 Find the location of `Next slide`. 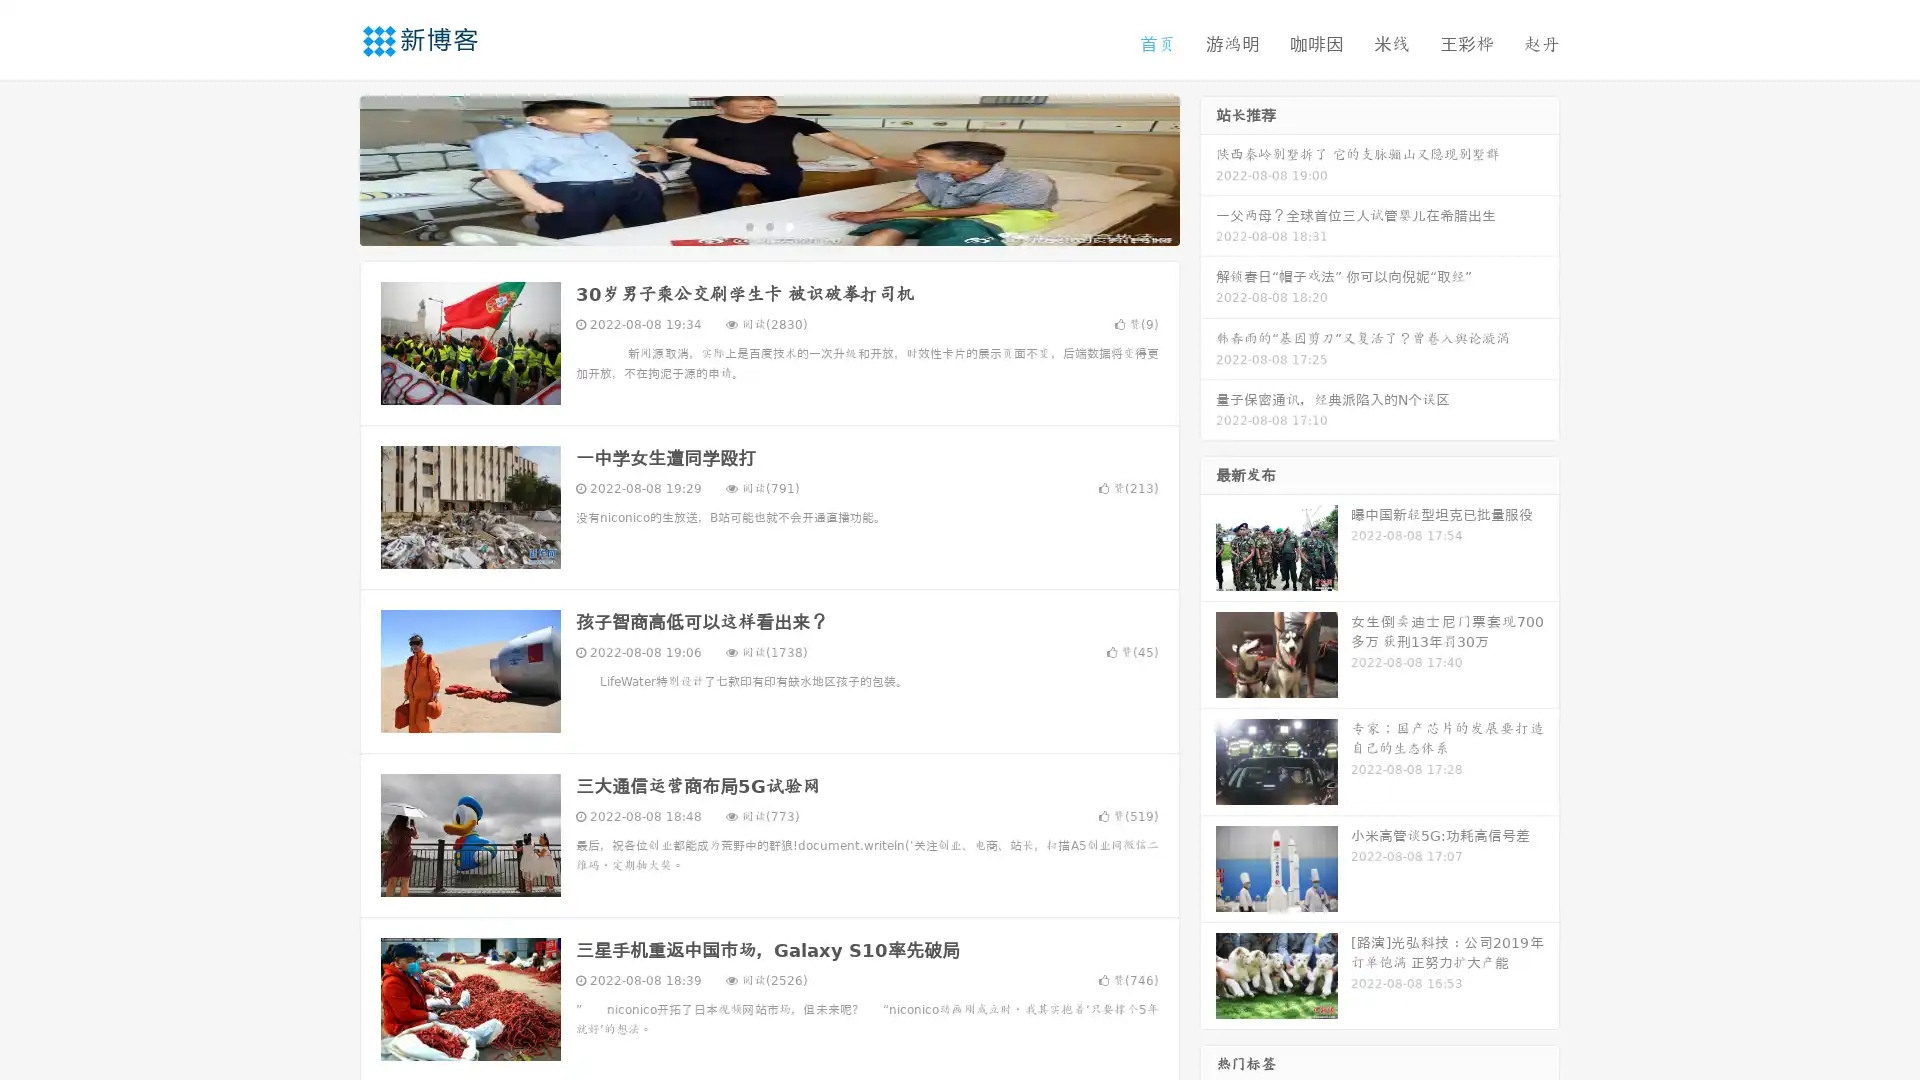

Next slide is located at coordinates (1208, 168).